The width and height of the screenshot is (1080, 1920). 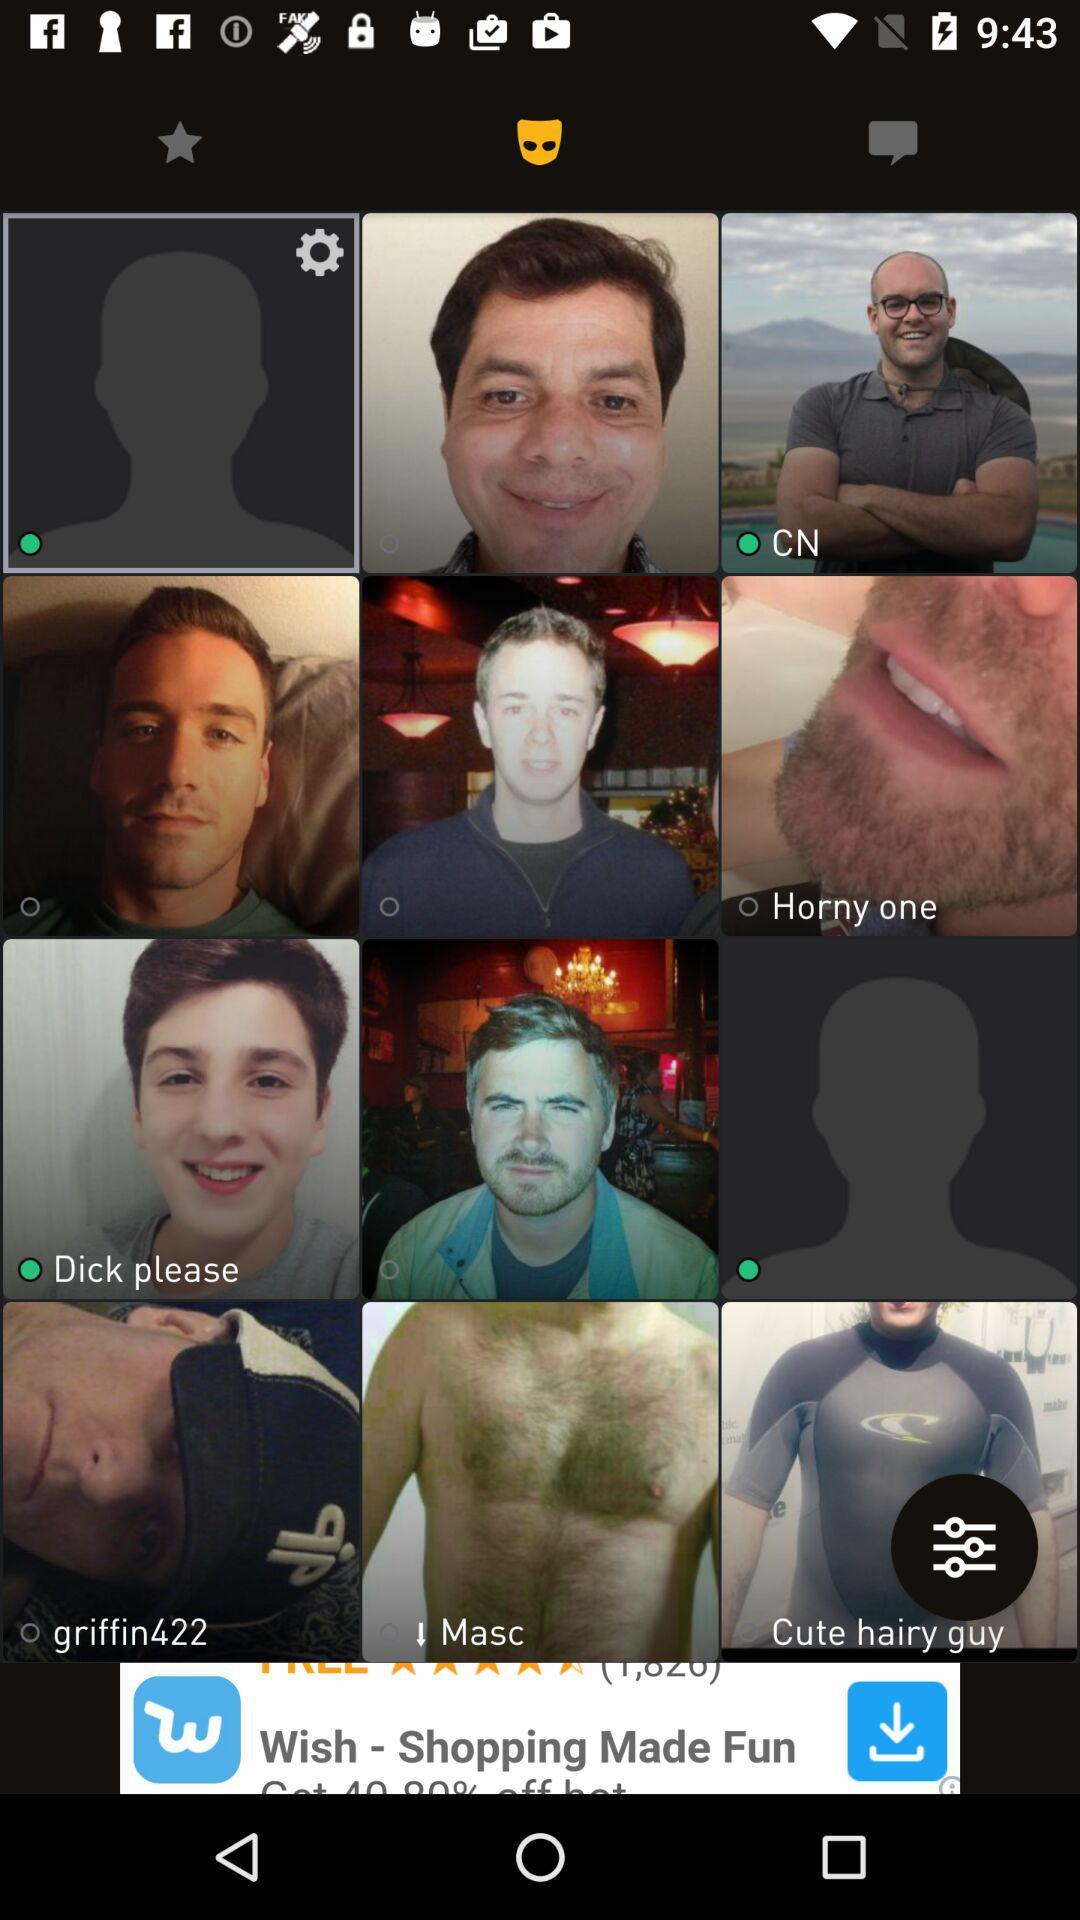 I want to click on advertisement, so click(x=540, y=1727).